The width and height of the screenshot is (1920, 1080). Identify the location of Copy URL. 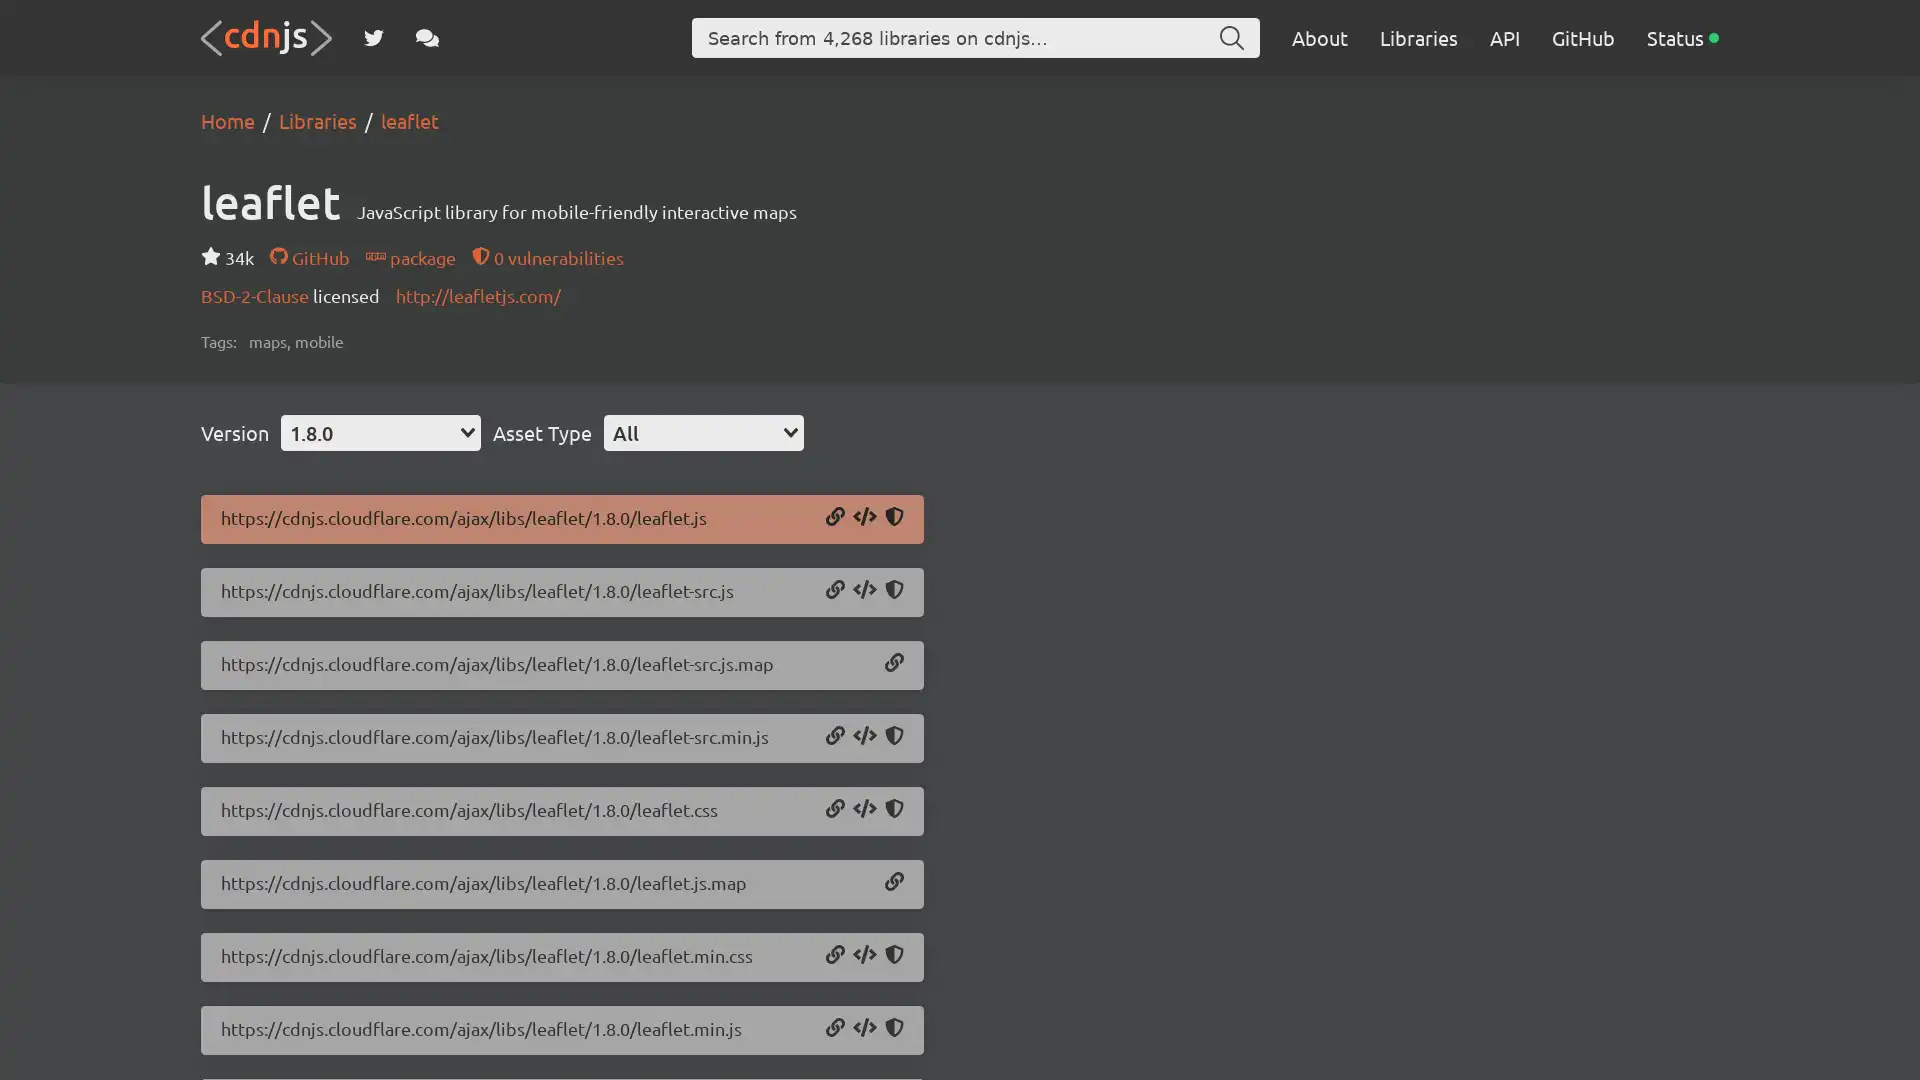
(835, 737).